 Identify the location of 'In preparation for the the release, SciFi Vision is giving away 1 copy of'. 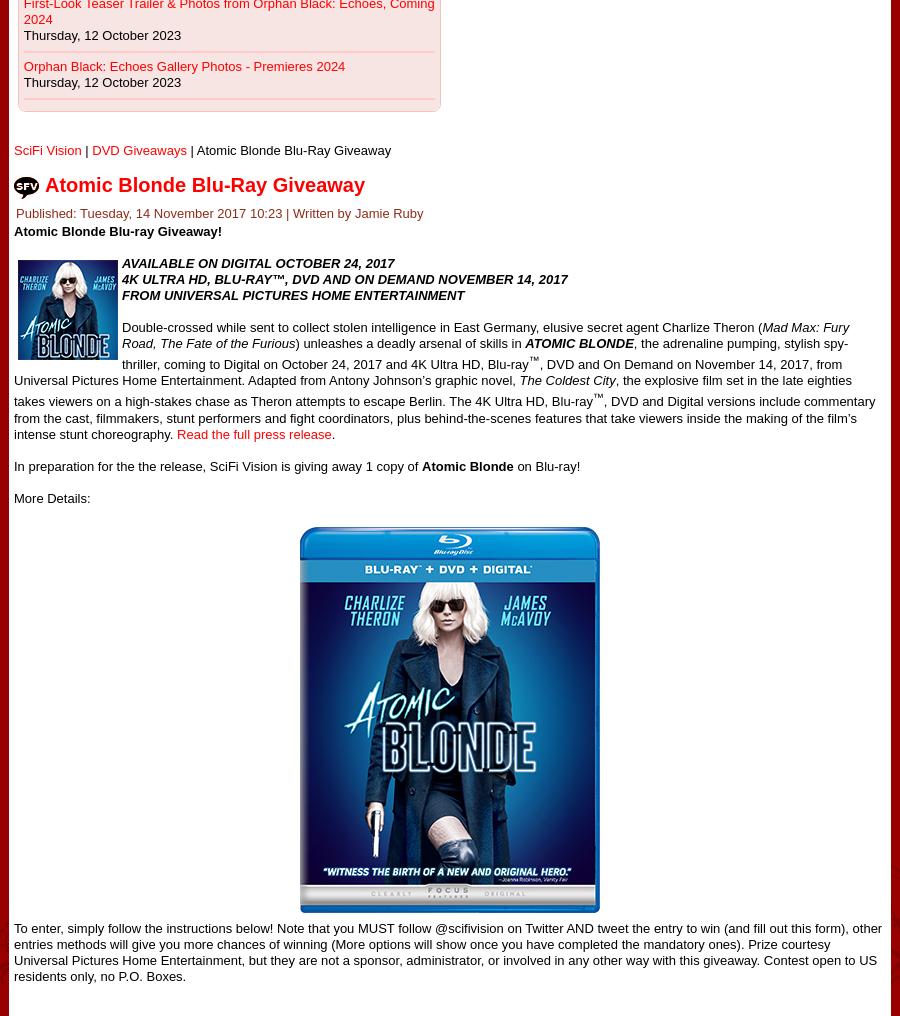
(217, 465).